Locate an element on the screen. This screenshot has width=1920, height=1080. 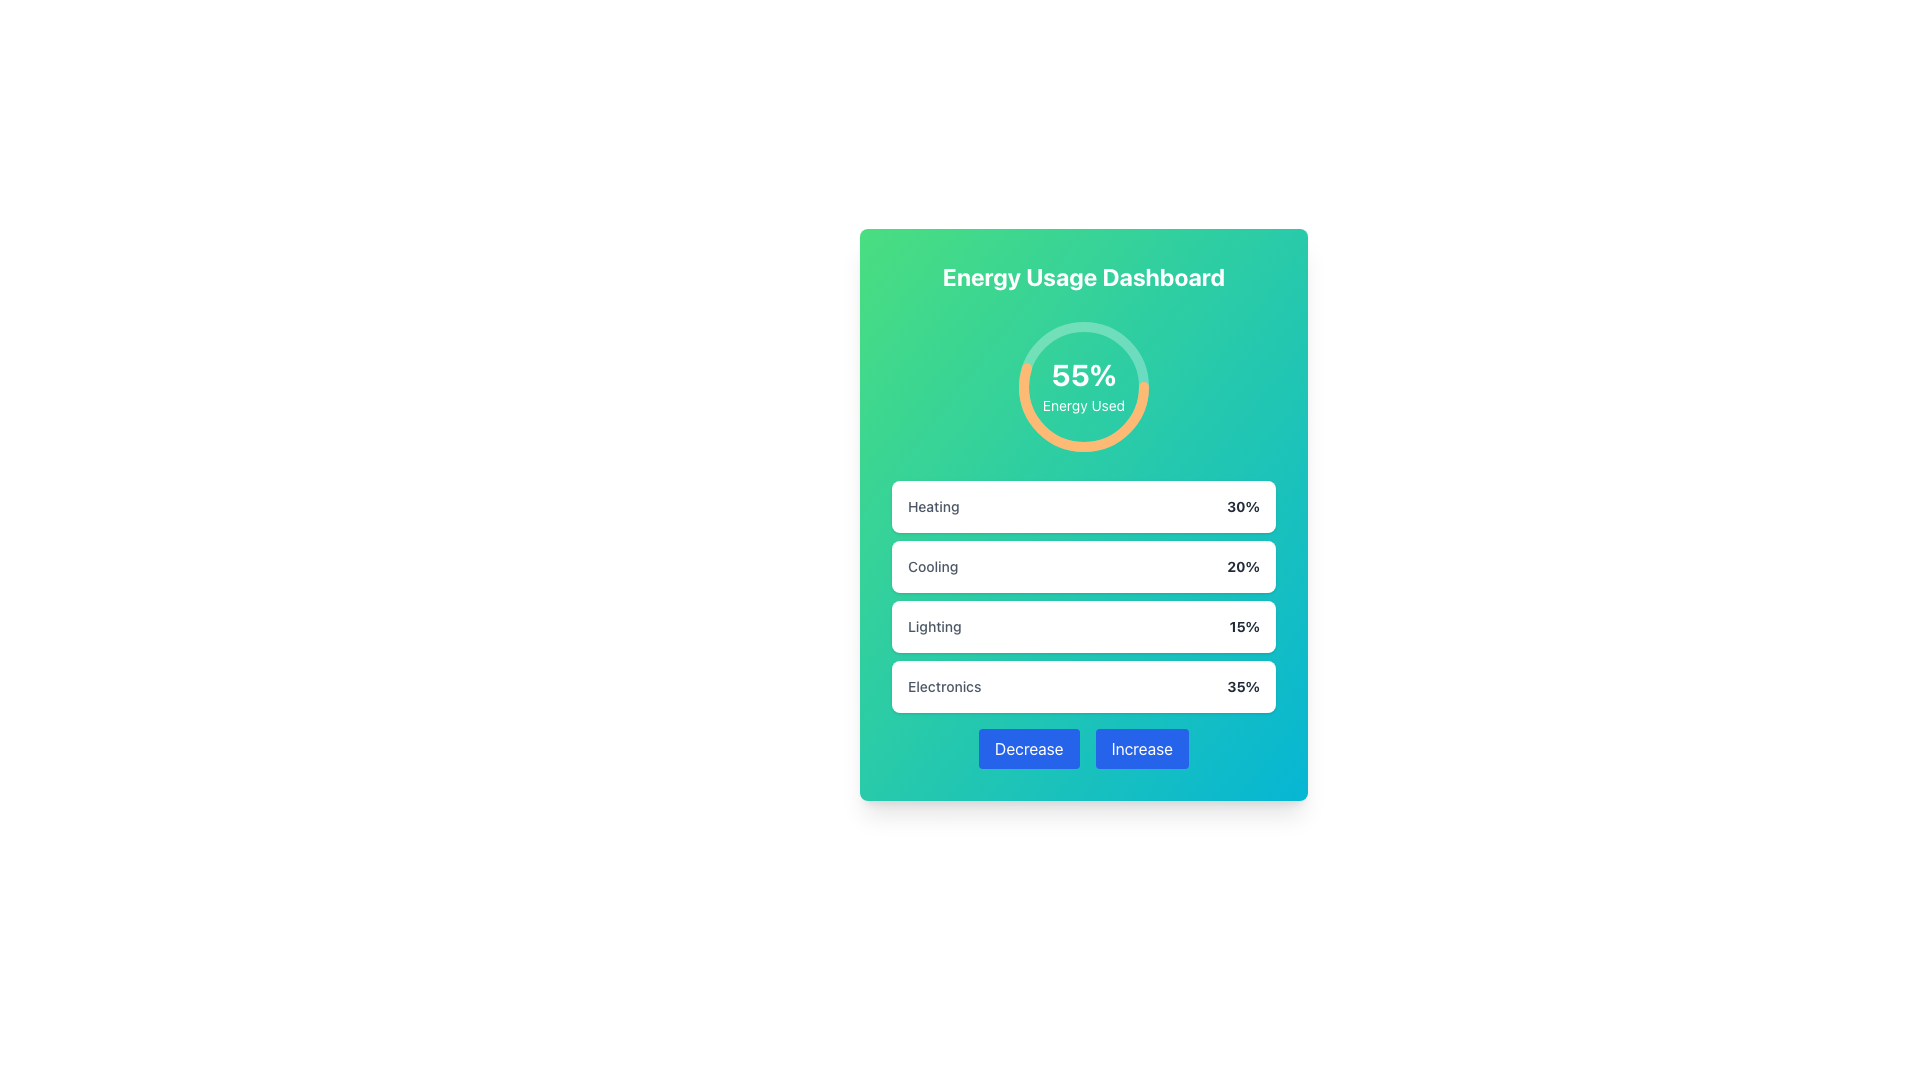
the text displaying the energy usage percentage, which is located at the top-center of the dashboard within a circular visual indicator is located at coordinates (1083, 386).